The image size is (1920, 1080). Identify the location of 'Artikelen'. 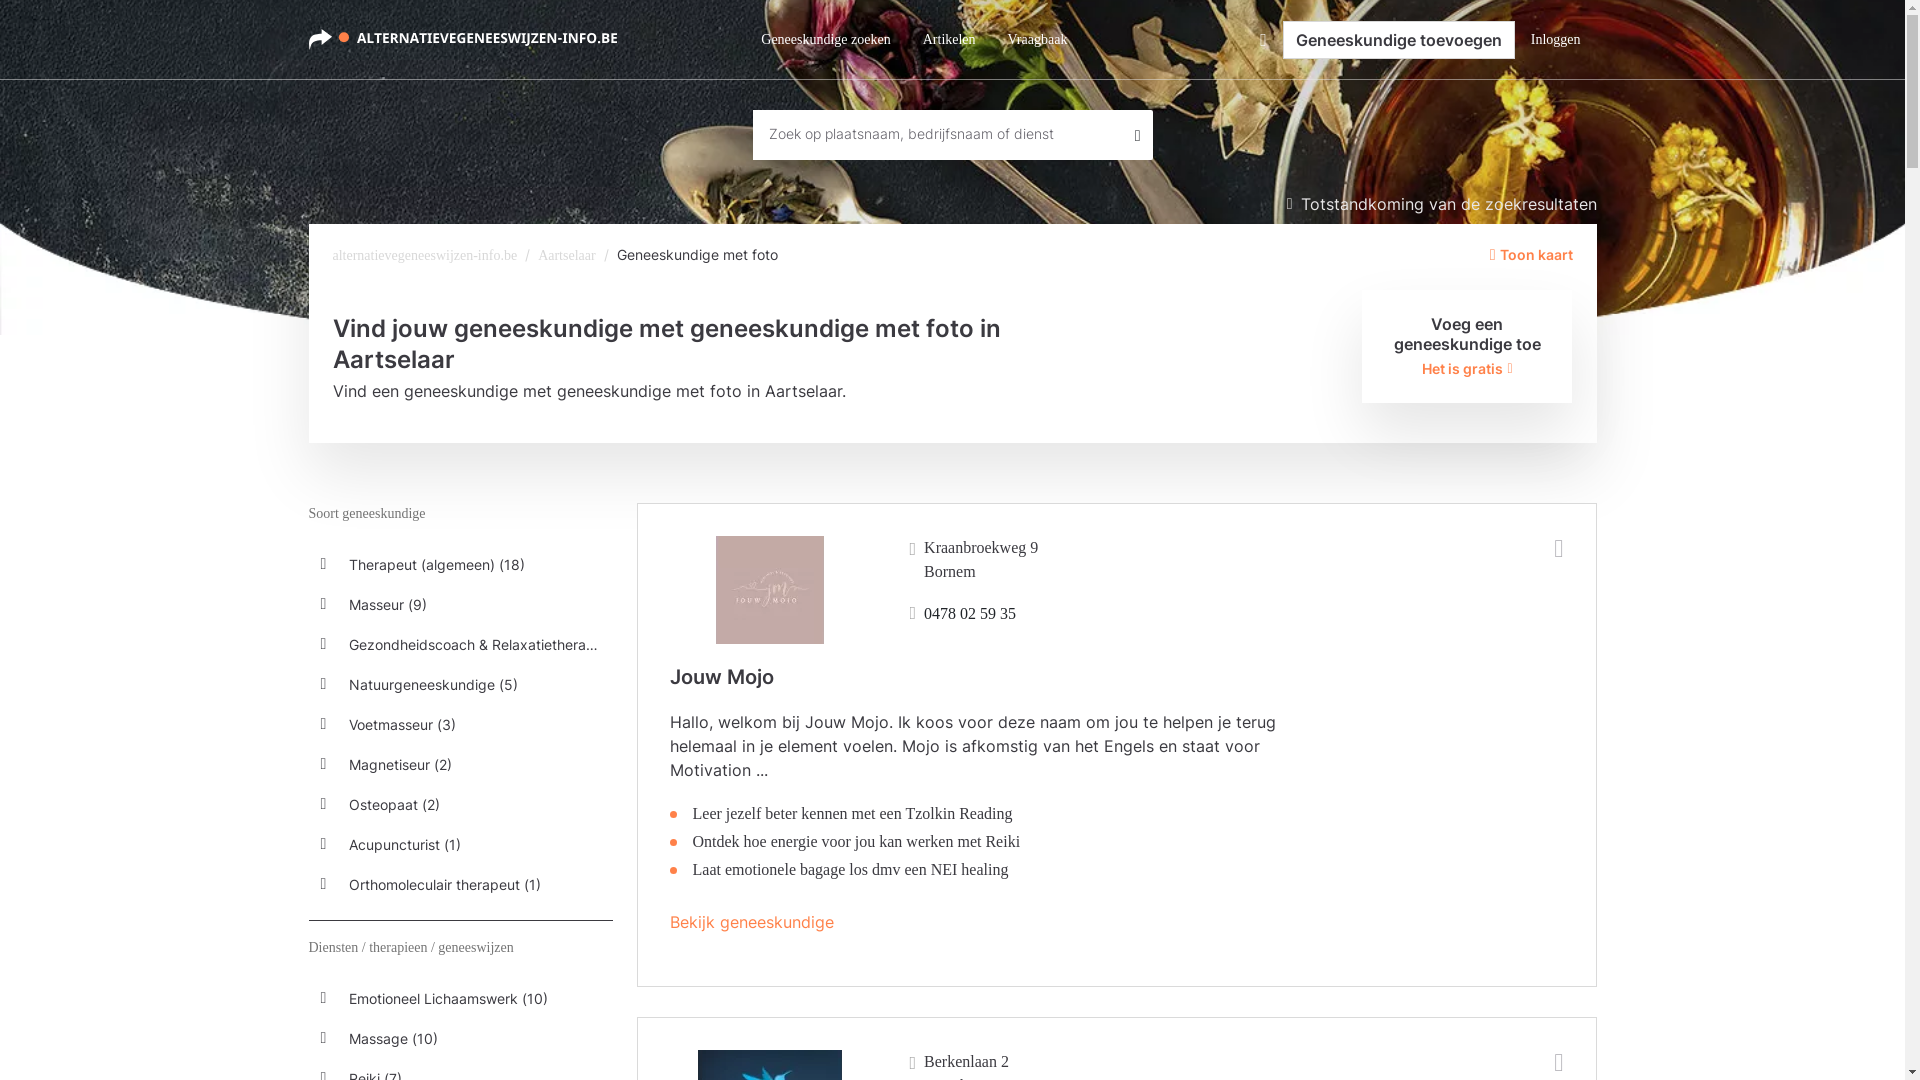
(948, 39).